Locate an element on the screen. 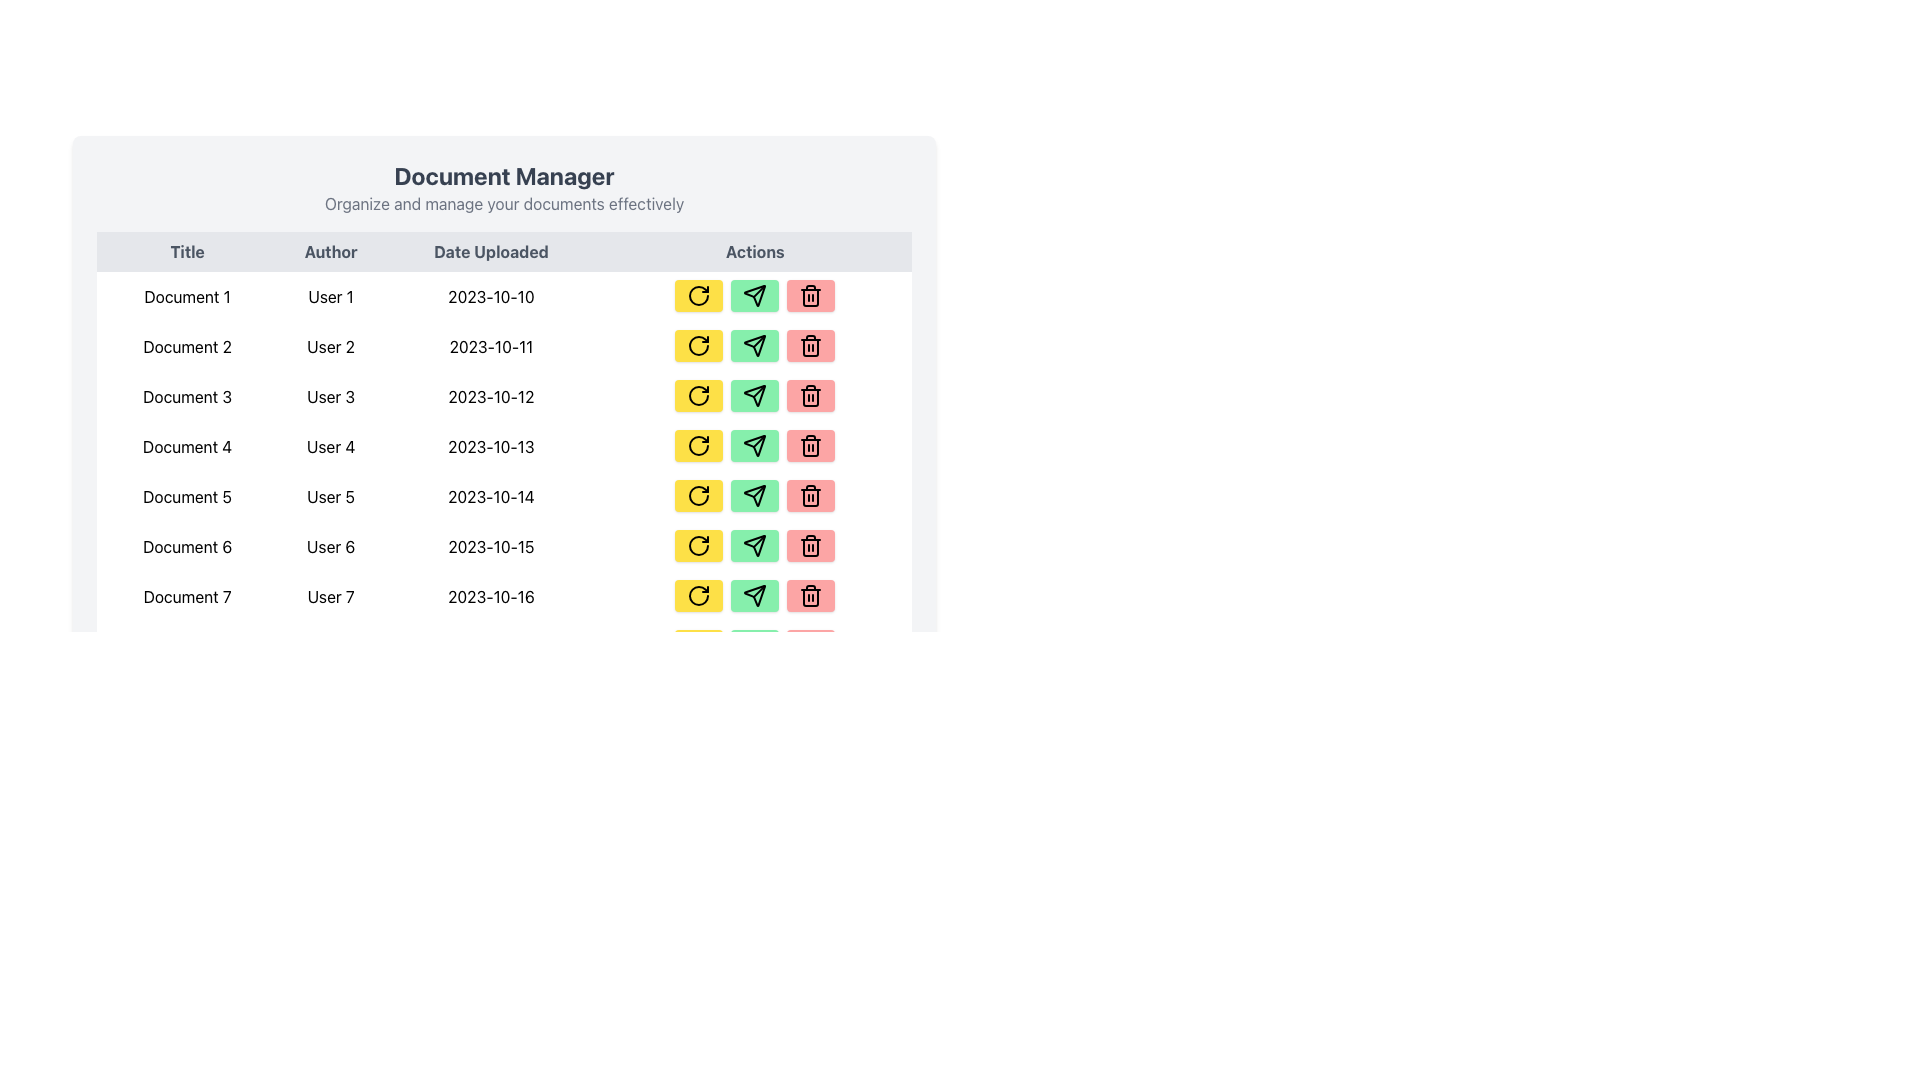  the static text label that displays the upload date of 'Document 7', located in the third cell of the seventh row under the 'Date Uploaded' column is located at coordinates (491, 596).